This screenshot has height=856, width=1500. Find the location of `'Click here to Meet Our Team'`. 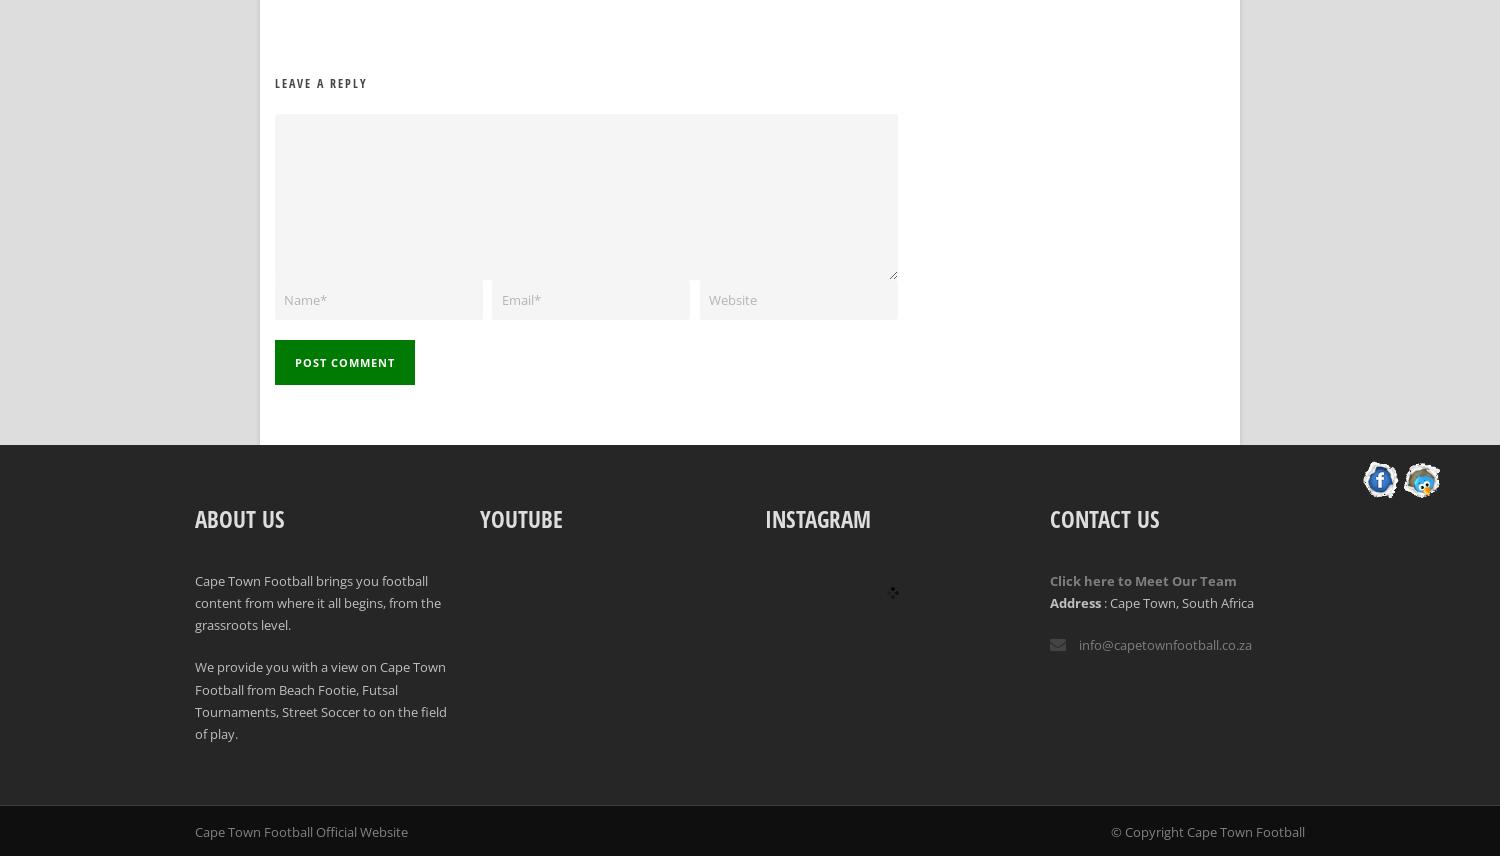

'Click here to Meet Our Team' is located at coordinates (1050, 580).